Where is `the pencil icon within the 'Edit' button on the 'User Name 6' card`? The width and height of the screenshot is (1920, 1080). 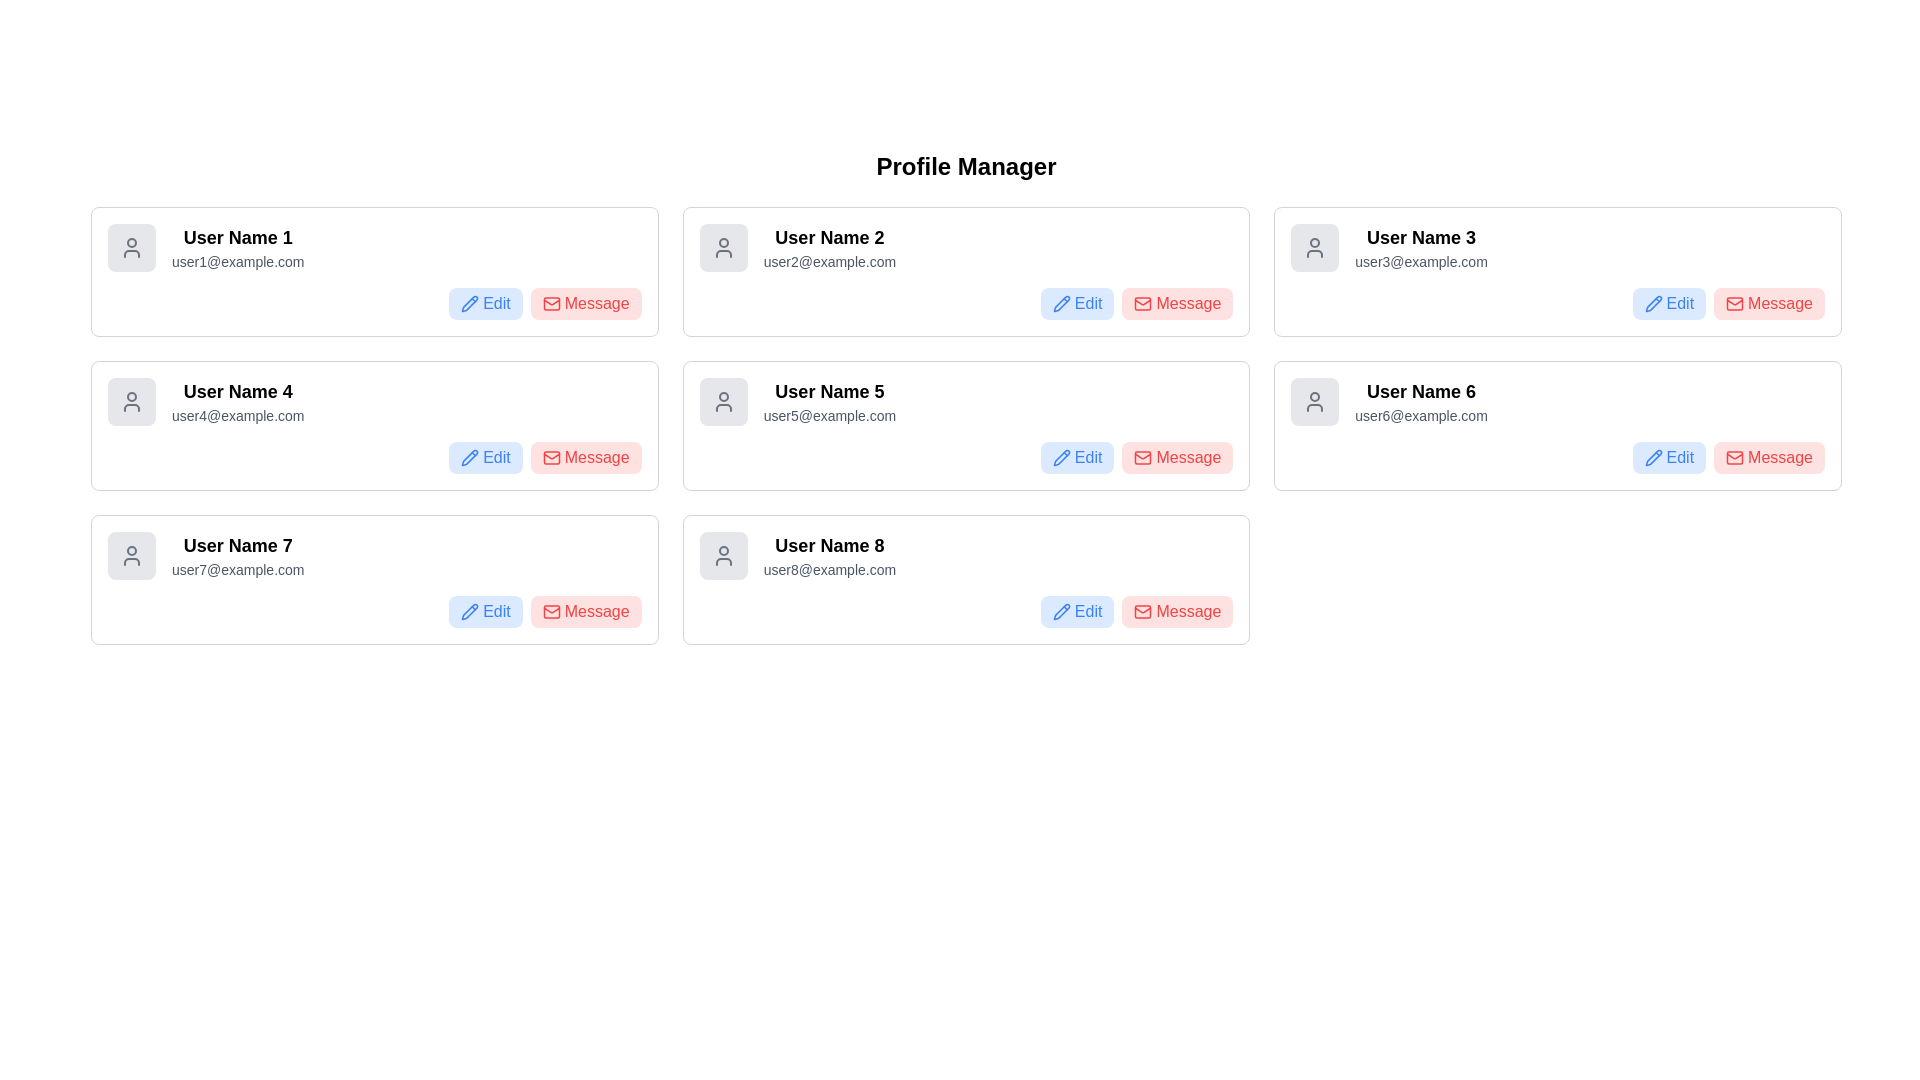 the pencil icon within the 'Edit' button on the 'User Name 6' card is located at coordinates (1653, 458).